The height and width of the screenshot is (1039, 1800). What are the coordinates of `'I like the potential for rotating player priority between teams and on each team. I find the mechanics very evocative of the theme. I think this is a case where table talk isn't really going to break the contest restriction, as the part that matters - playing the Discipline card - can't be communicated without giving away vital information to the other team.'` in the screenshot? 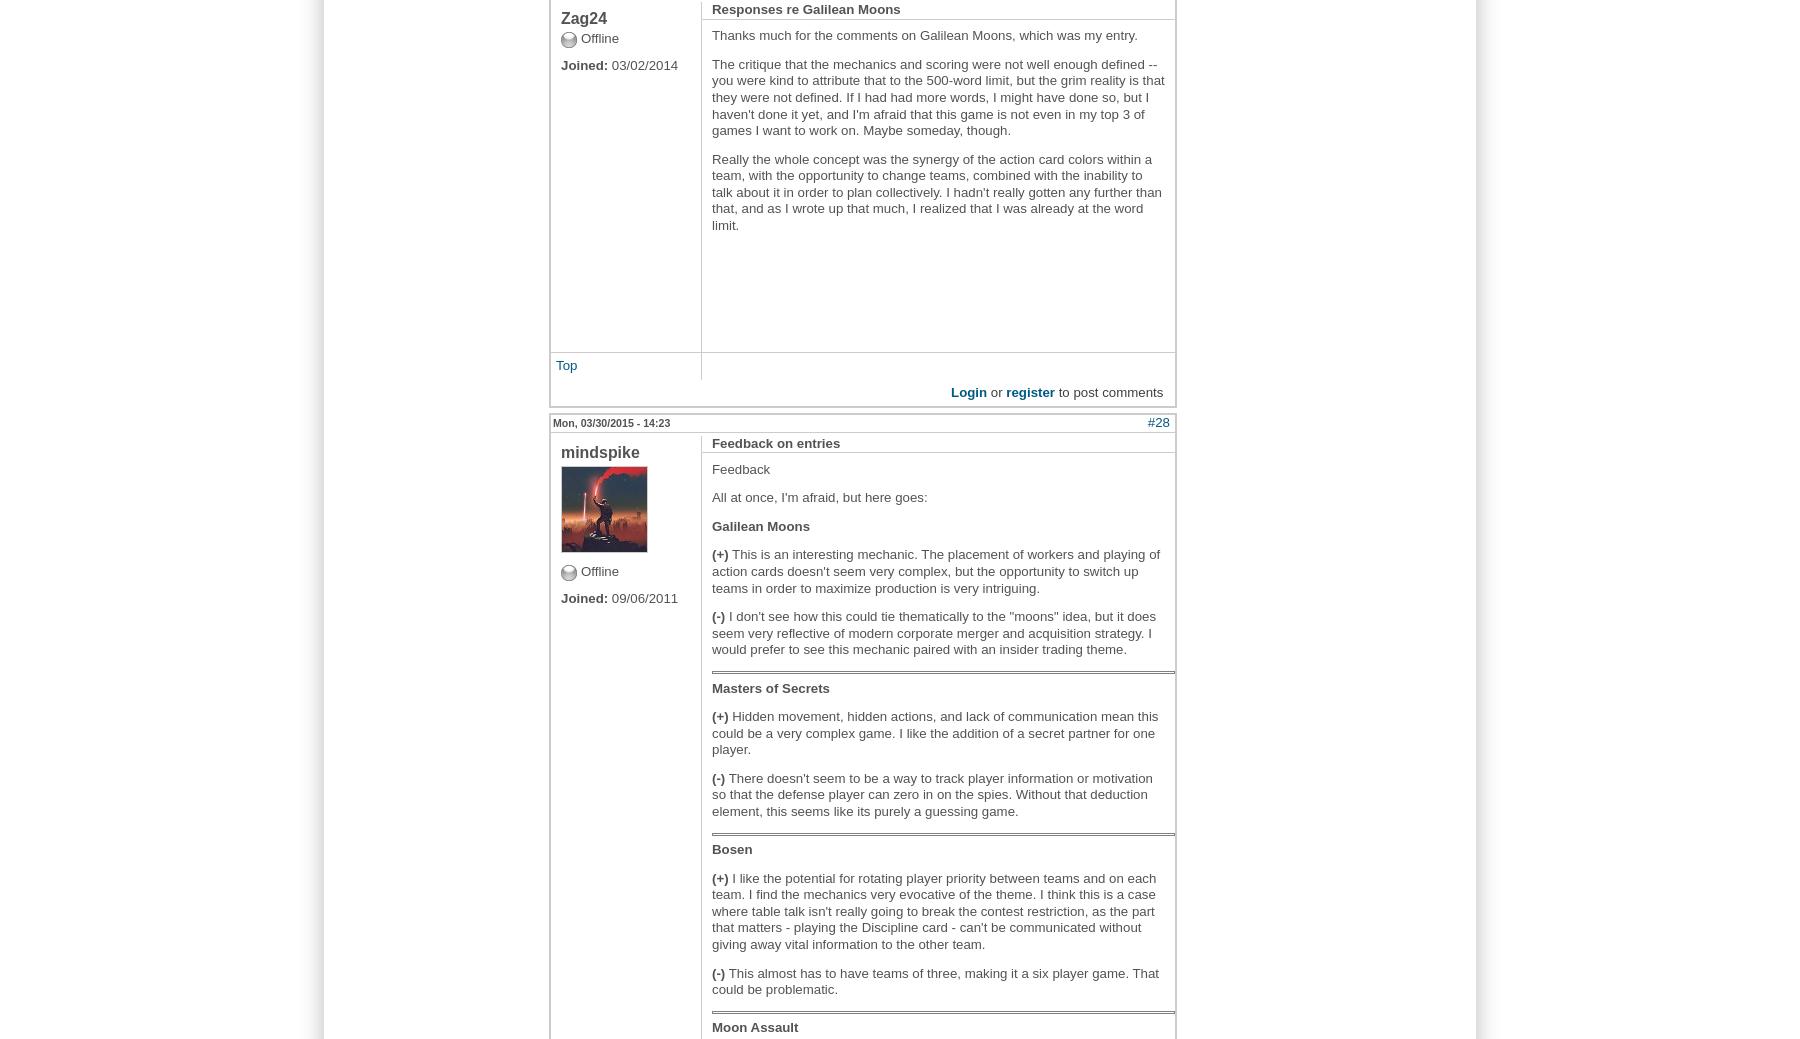 It's located at (933, 910).